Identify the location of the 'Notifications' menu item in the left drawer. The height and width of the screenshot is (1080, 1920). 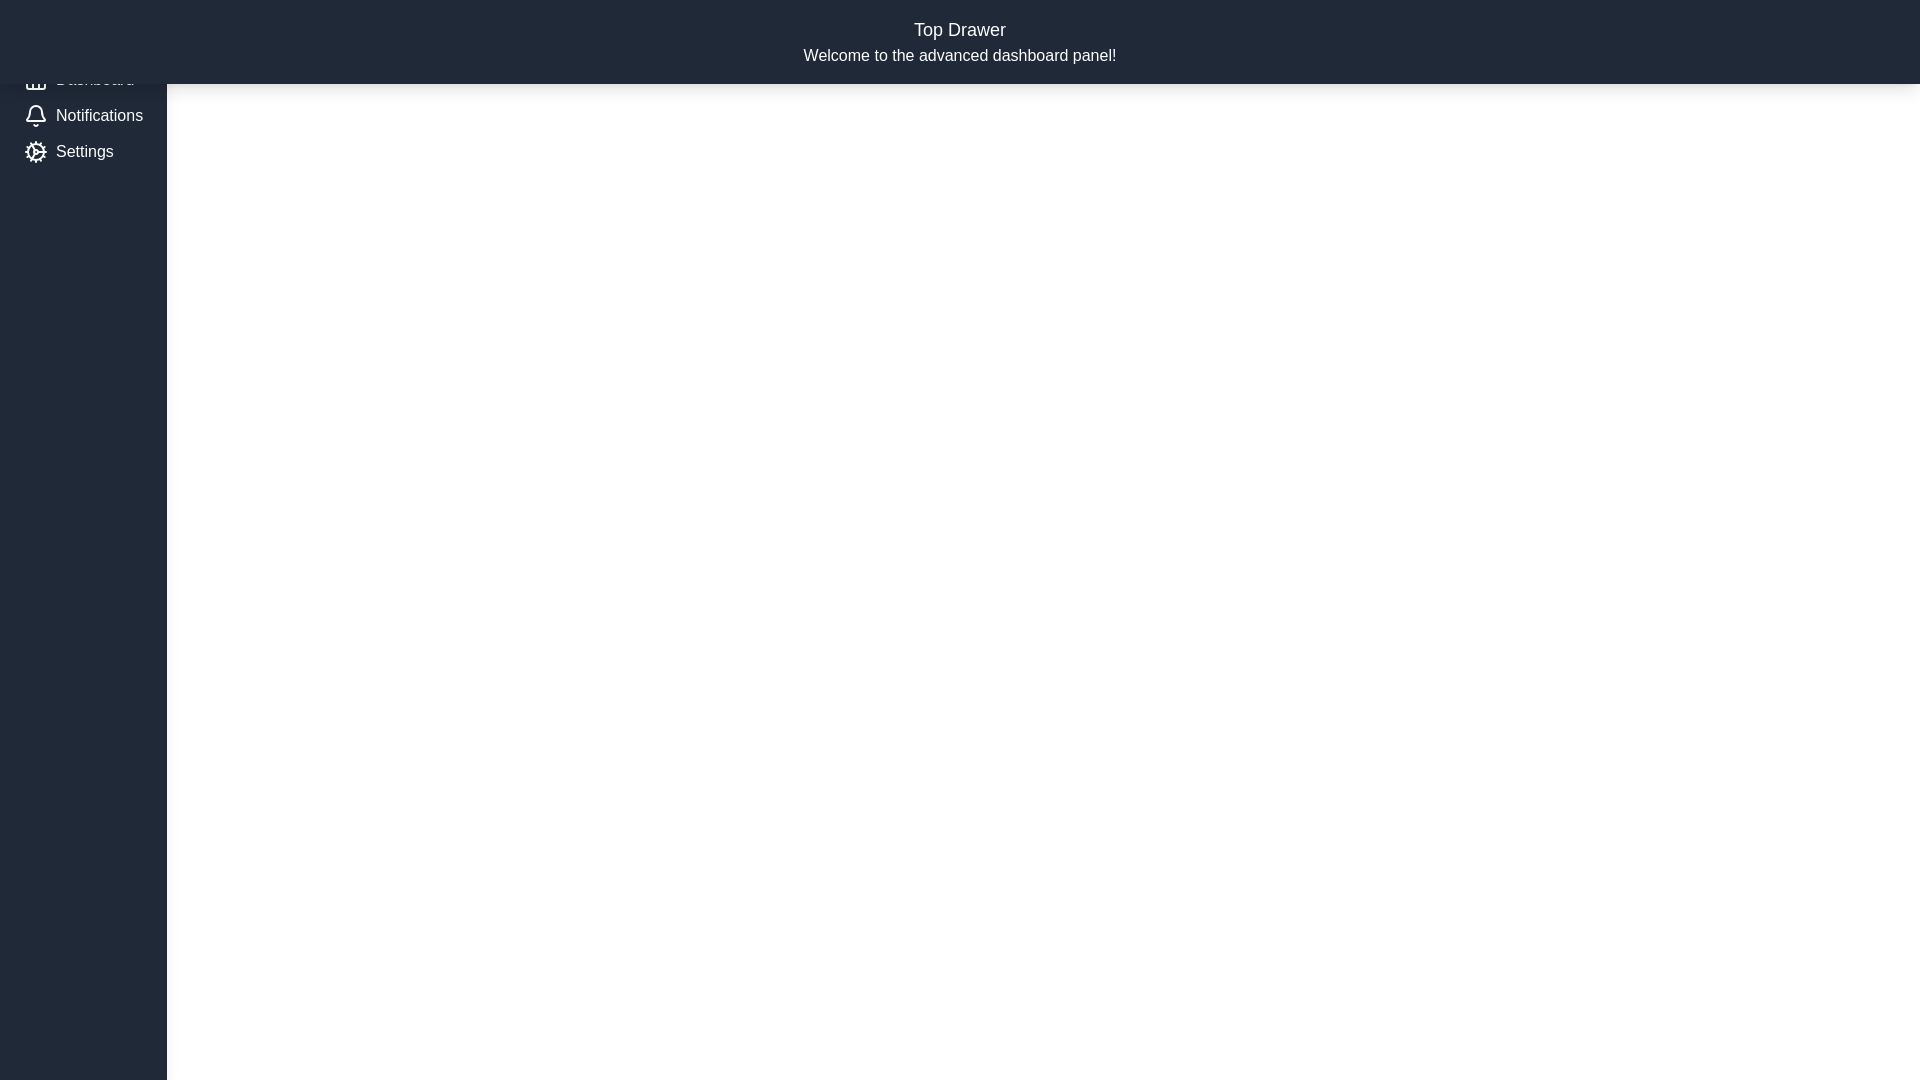
(82, 115).